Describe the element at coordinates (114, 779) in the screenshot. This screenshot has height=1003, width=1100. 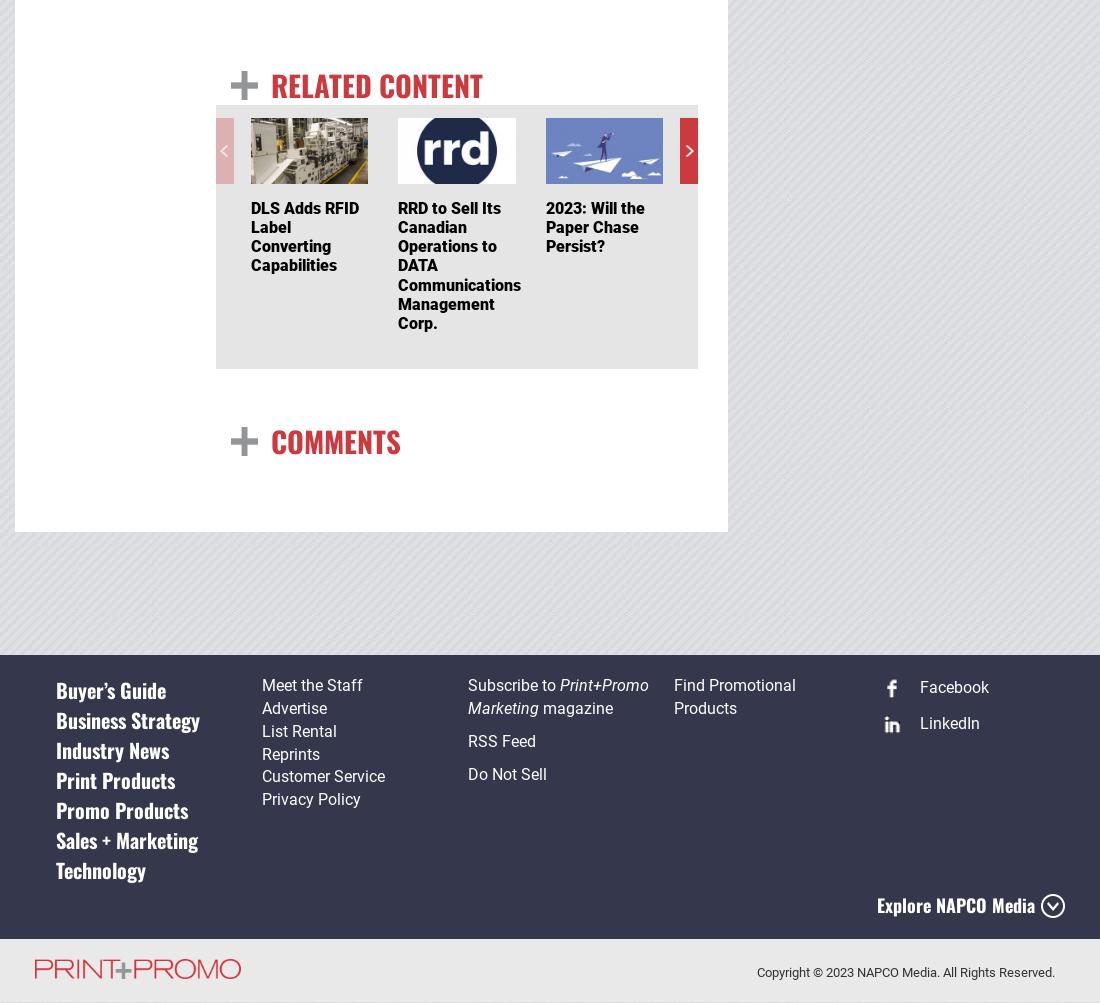
I see `'Print Products'` at that location.